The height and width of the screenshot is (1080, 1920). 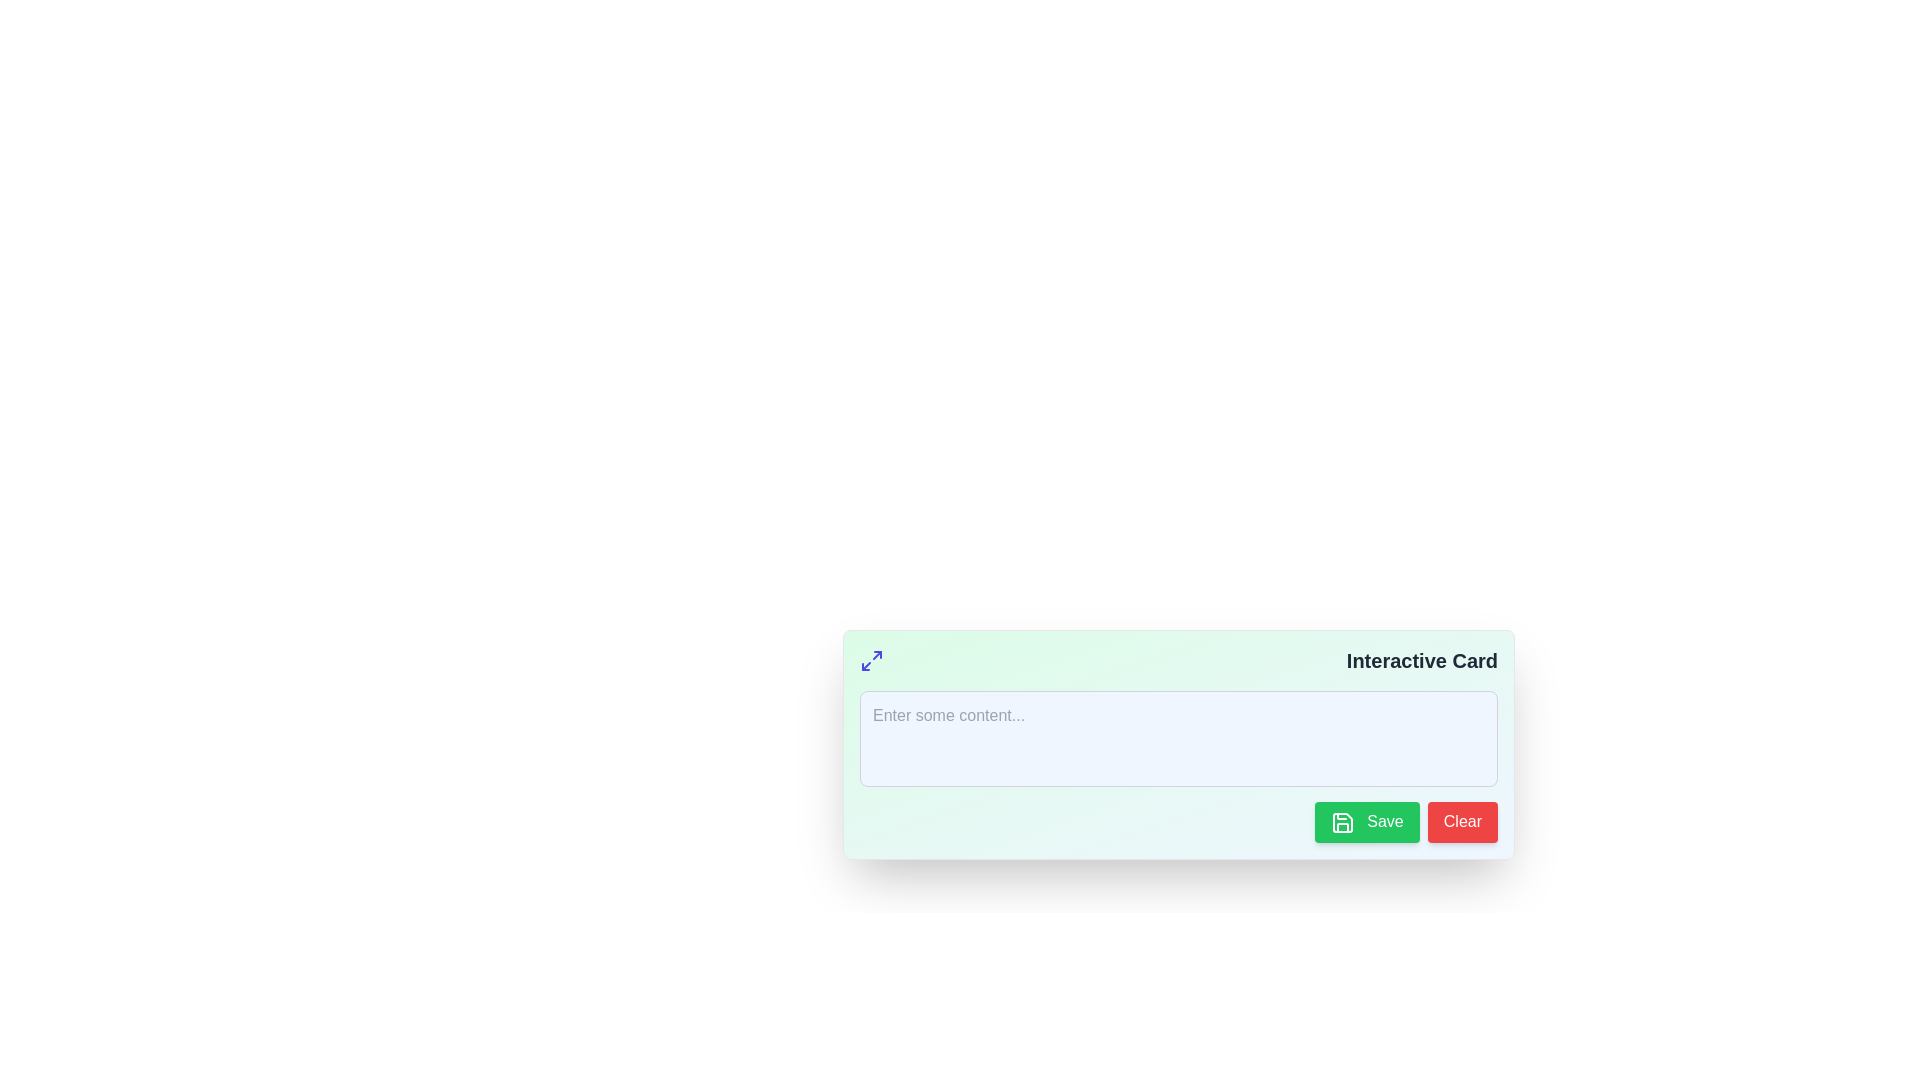 I want to click on the save button located in the bottom-right section of the interactive card layout, so click(x=1366, y=822).